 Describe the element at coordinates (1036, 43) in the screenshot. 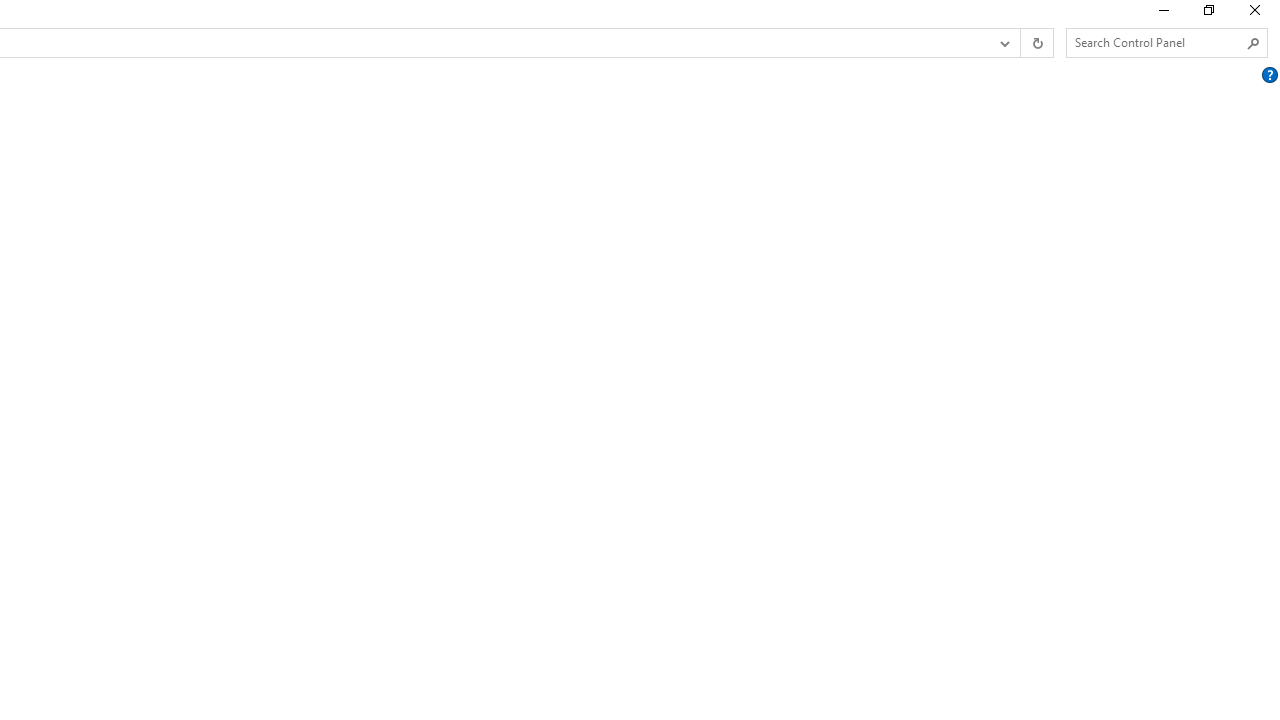

I see `'Refresh "Power Options" (F5)'` at that location.